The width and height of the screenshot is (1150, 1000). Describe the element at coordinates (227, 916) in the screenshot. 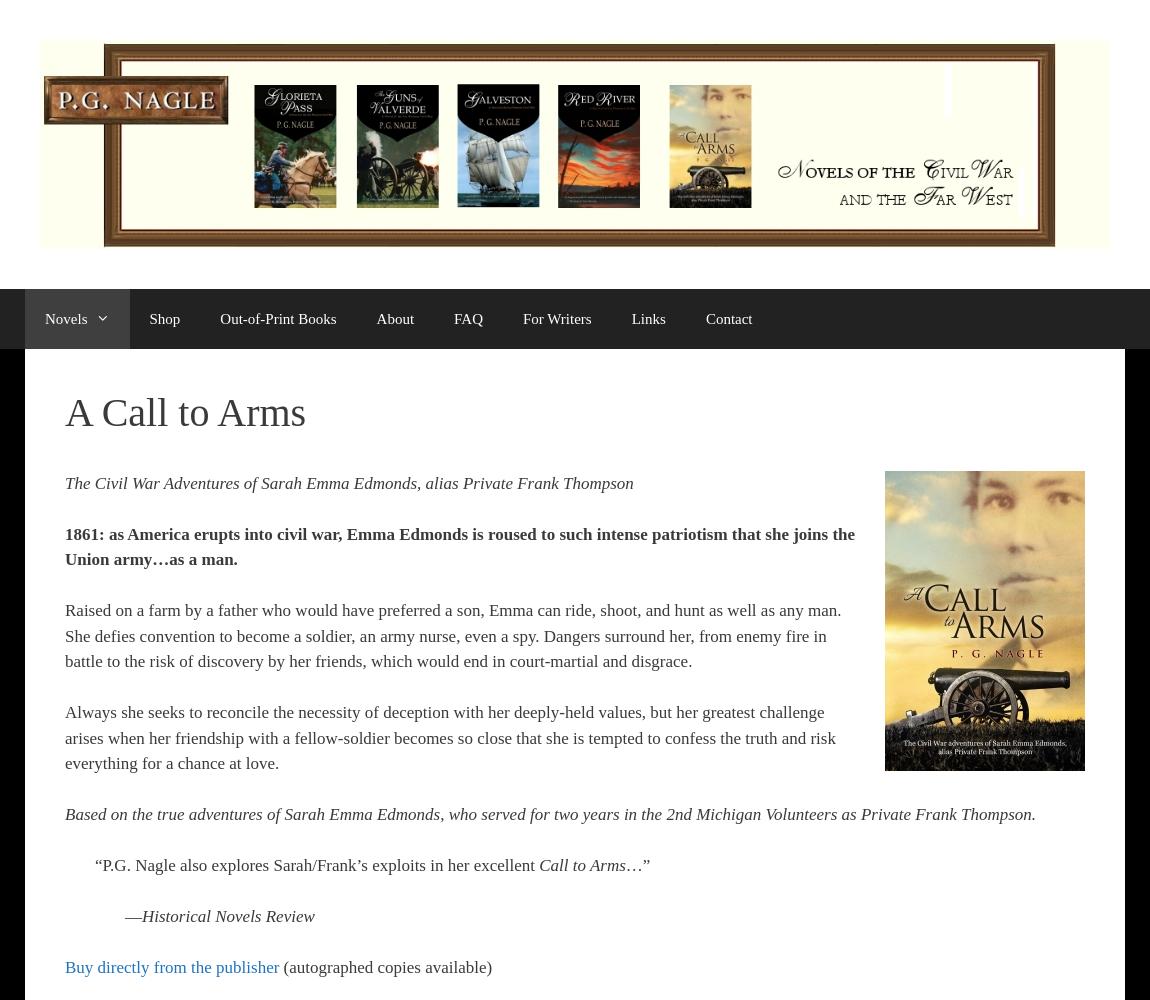

I see `'Historical Novels Review'` at that location.